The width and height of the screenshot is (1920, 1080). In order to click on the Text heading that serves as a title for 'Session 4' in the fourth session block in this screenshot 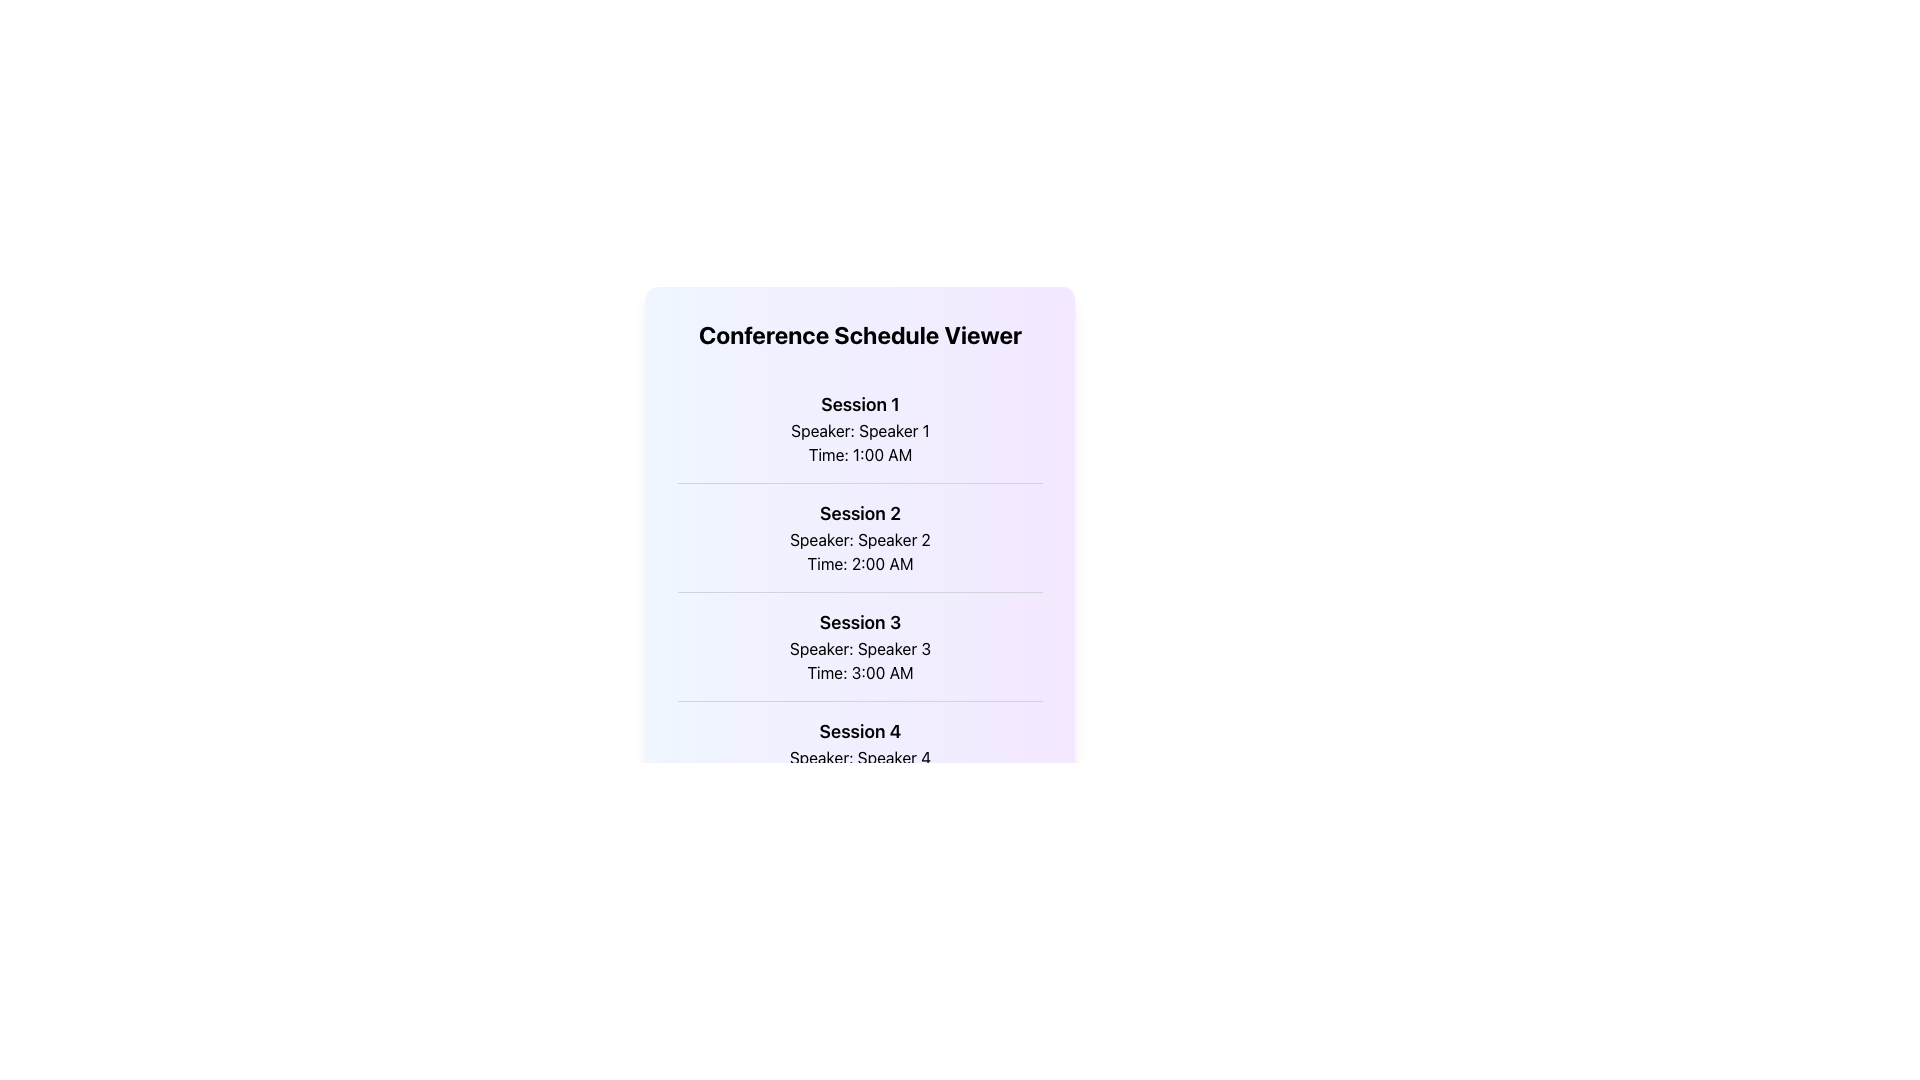, I will do `click(860, 732)`.